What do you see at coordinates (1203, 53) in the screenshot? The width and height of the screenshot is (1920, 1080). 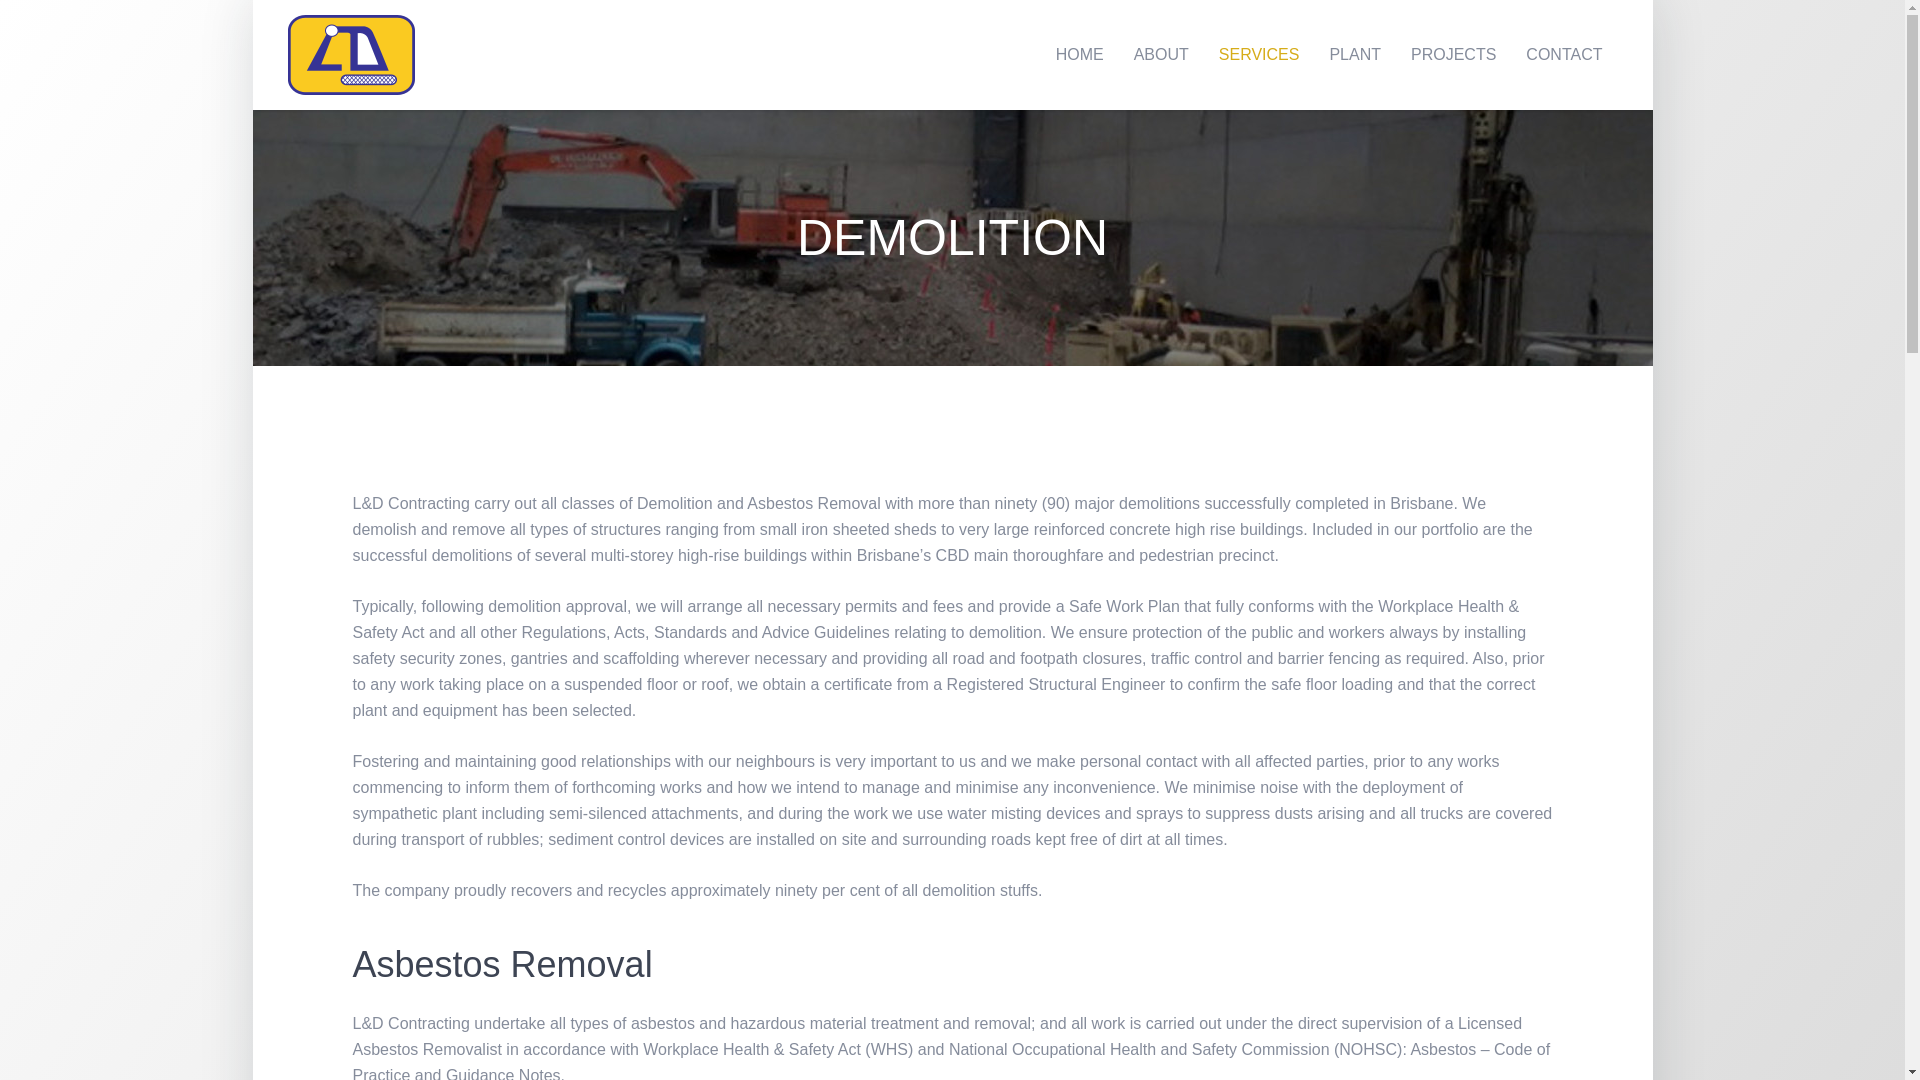 I see `'SERVICES'` at bounding box center [1203, 53].